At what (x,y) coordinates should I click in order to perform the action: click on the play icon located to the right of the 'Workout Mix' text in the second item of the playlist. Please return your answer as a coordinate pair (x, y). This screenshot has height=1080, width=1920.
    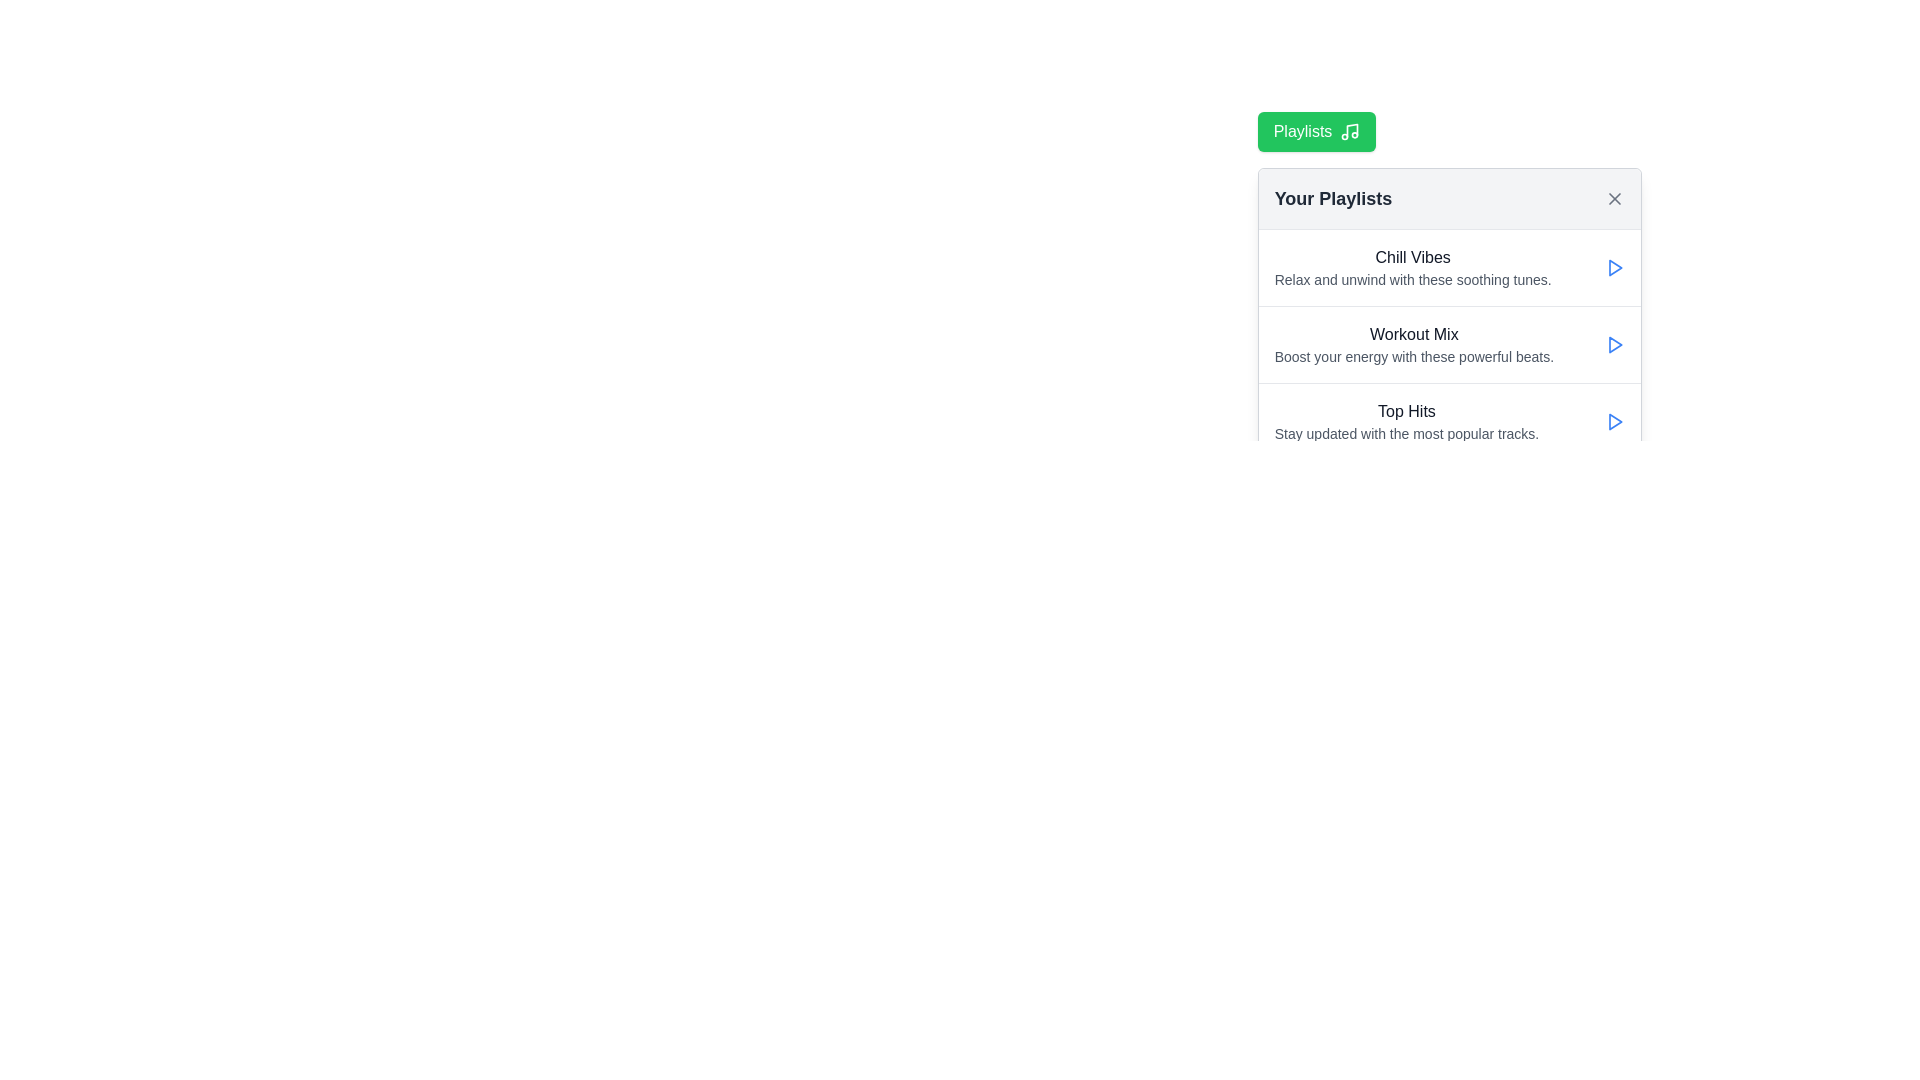
    Looking at the image, I should click on (1614, 343).